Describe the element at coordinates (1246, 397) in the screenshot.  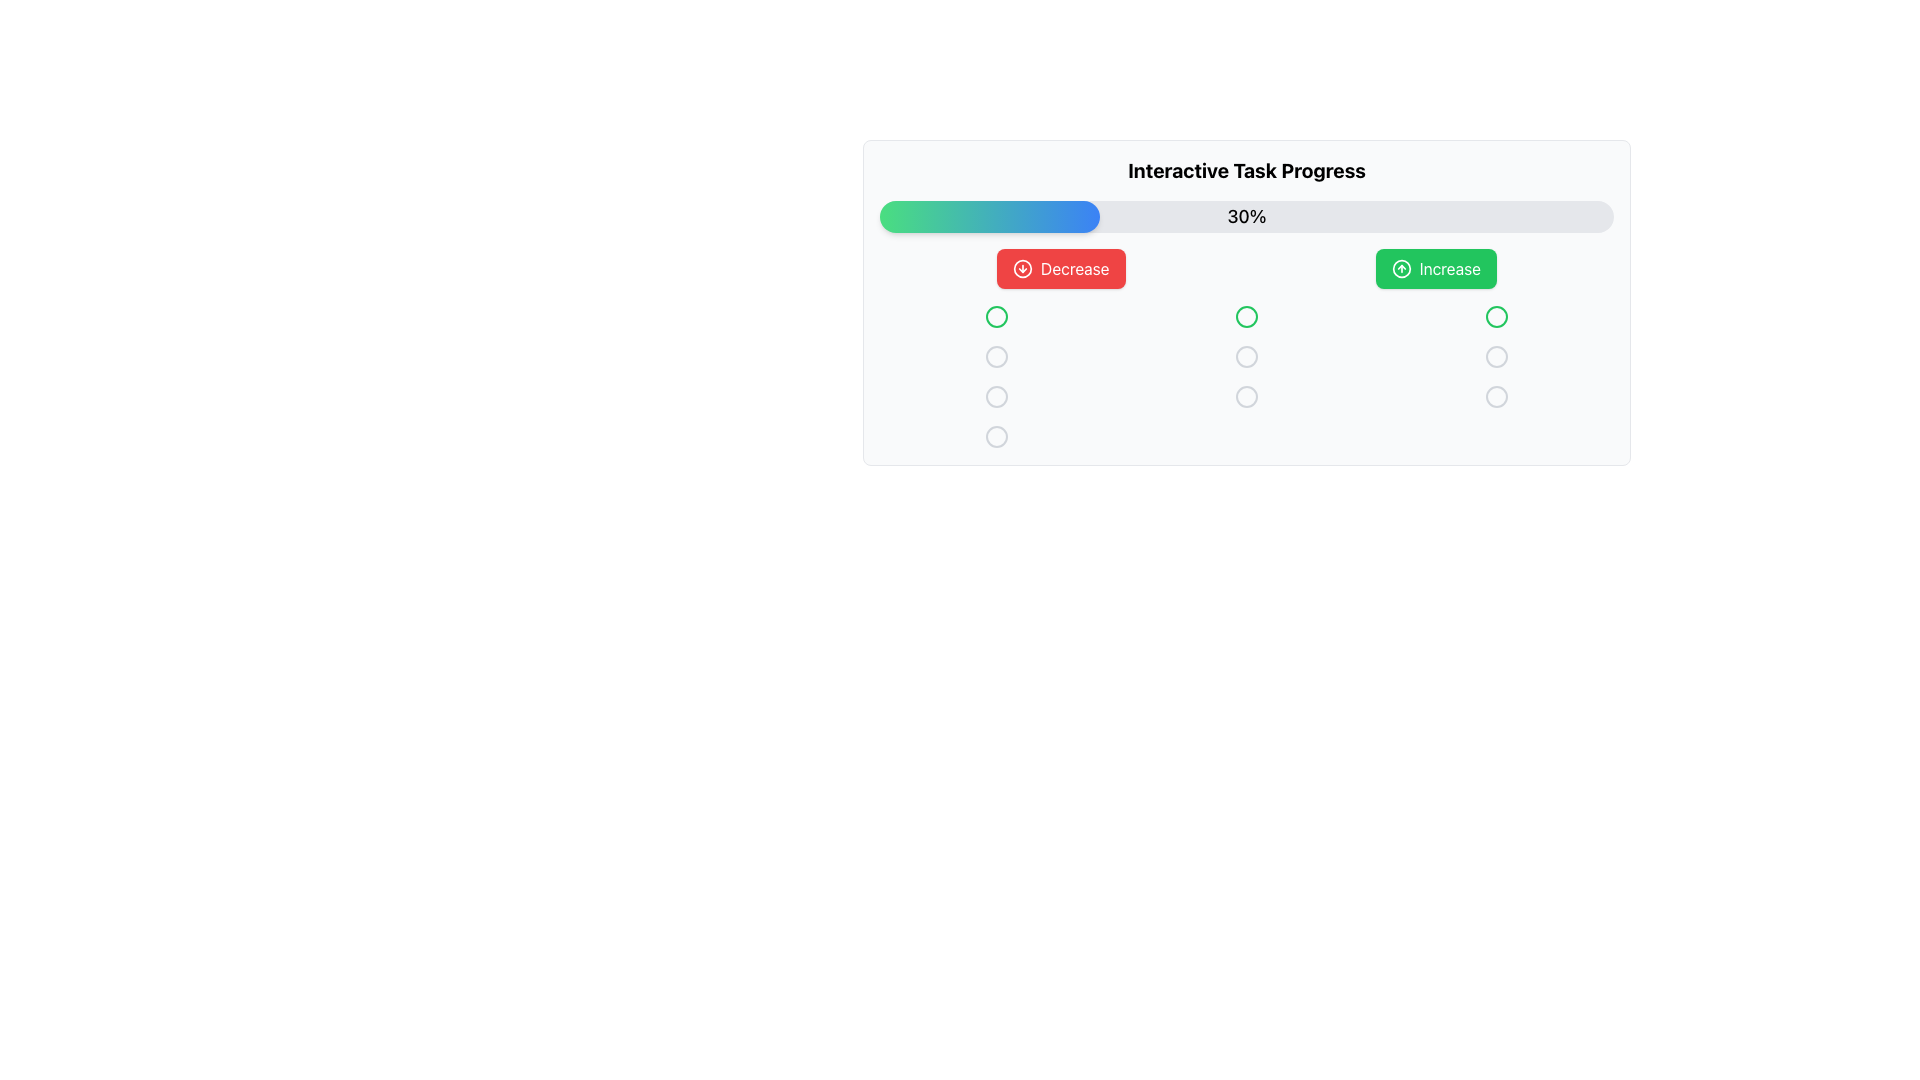
I see `the unselected circular checkbox in the sixth row and third column of the grid layout` at that location.